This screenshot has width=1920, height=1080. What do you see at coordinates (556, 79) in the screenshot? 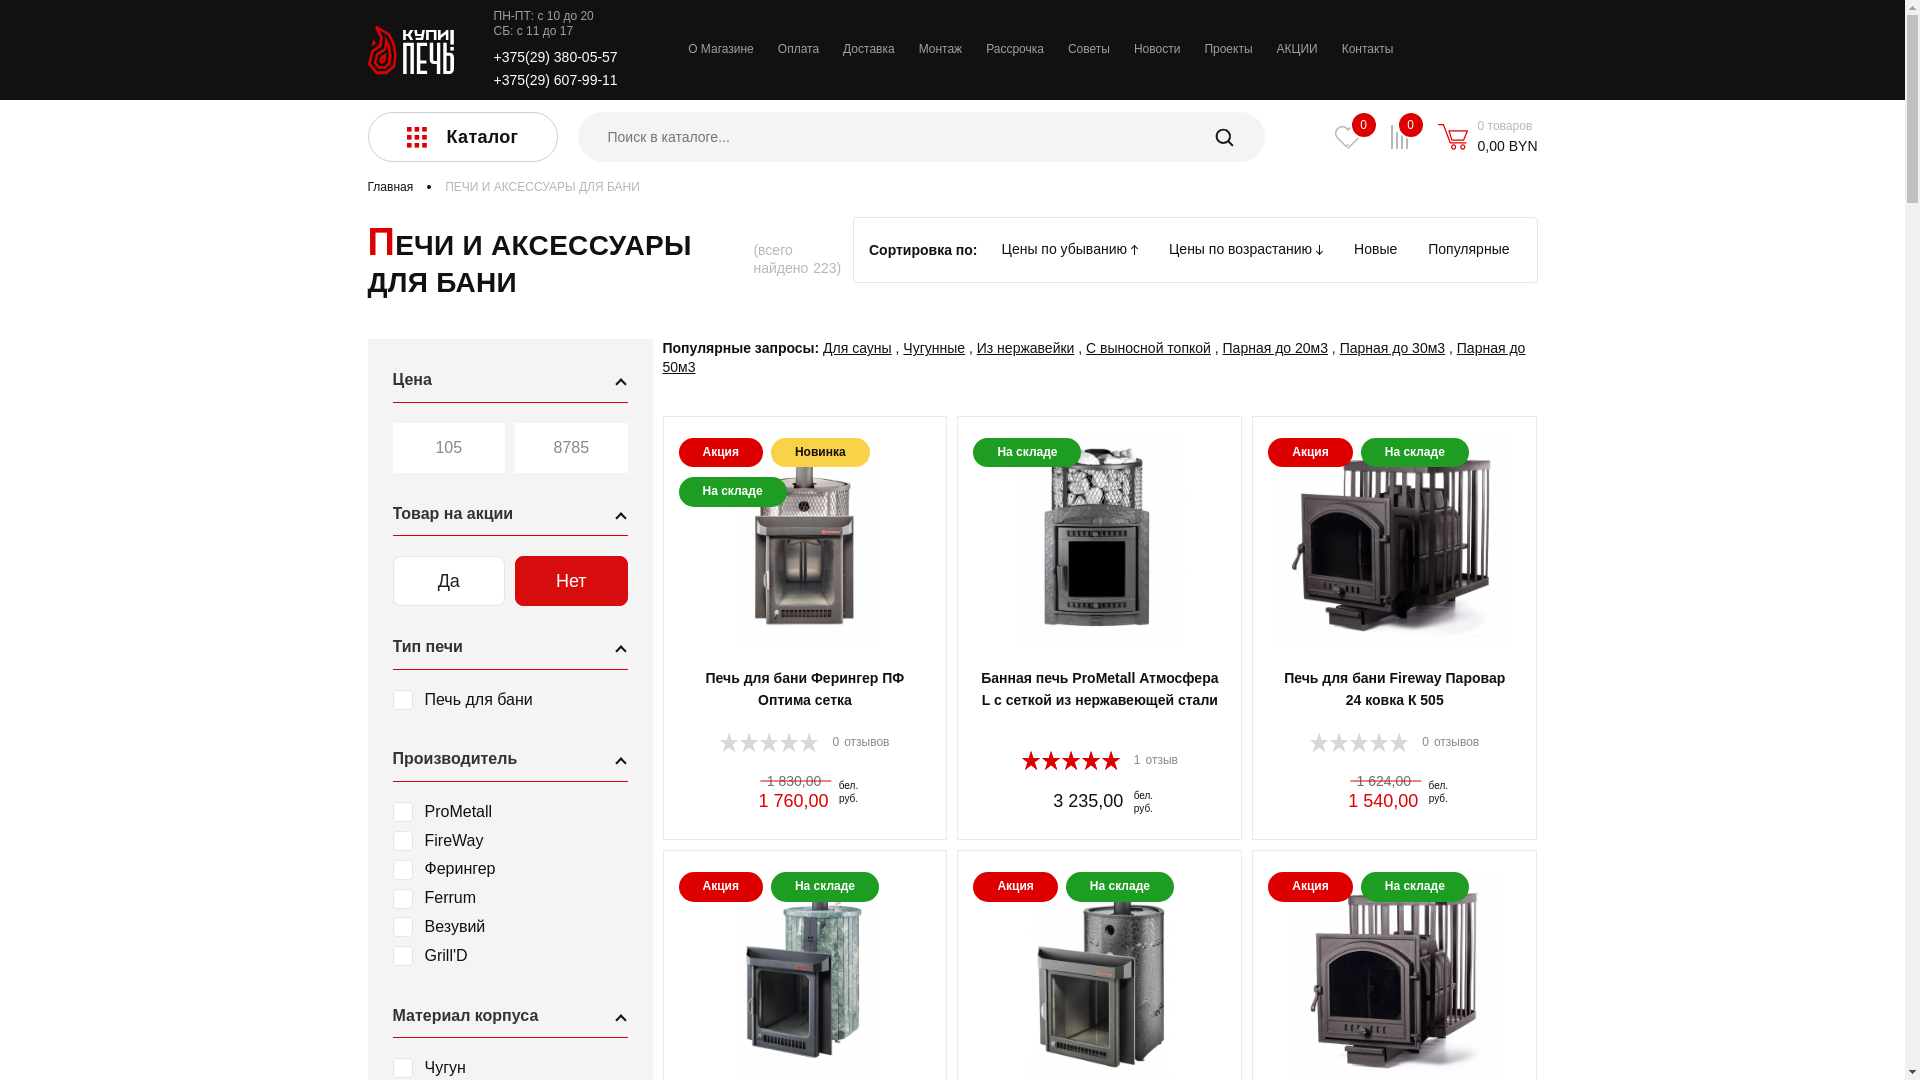
I see `'+375(29) 607-99-11'` at bounding box center [556, 79].